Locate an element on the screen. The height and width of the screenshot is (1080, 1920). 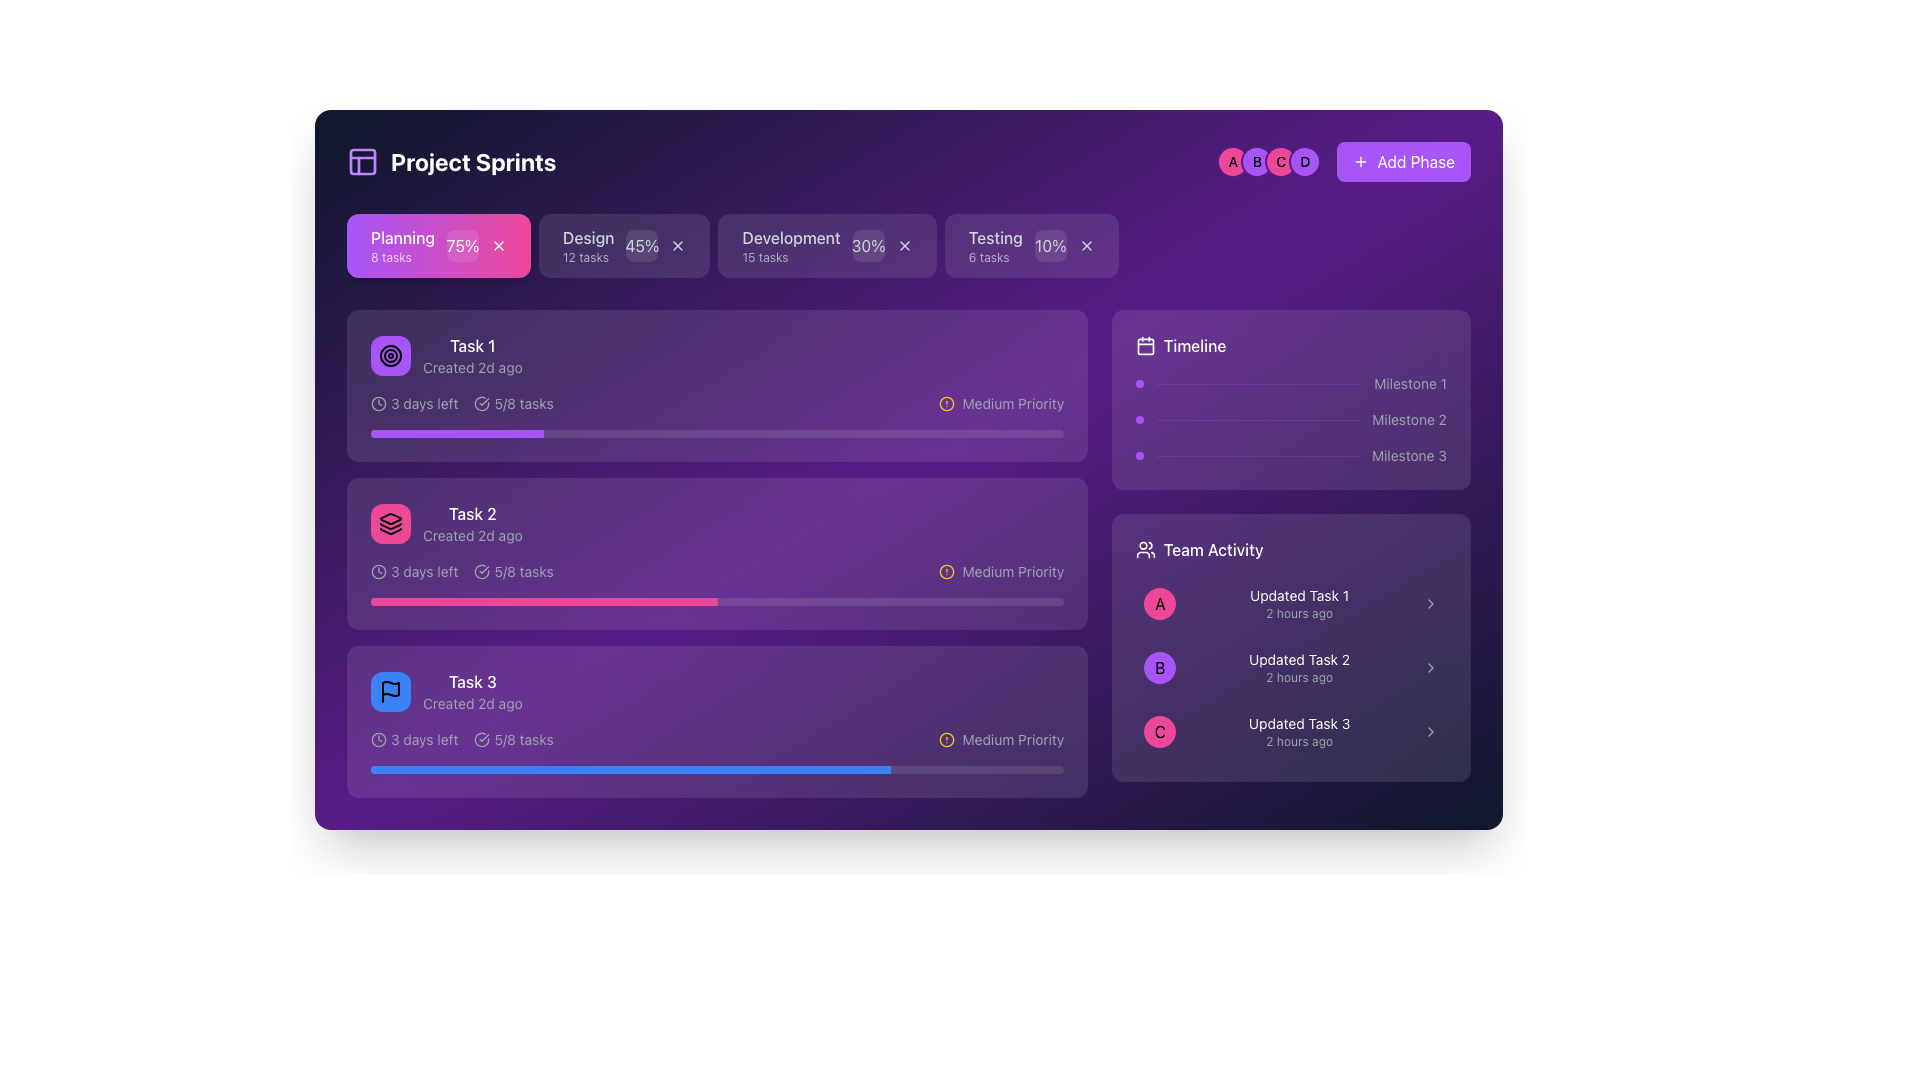
the 'Add Phase' button, which is a rectangular button with a purple gradient background and a plus sign icon, located towards the top-right corner of the interface is located at coordinates (1403, 161).